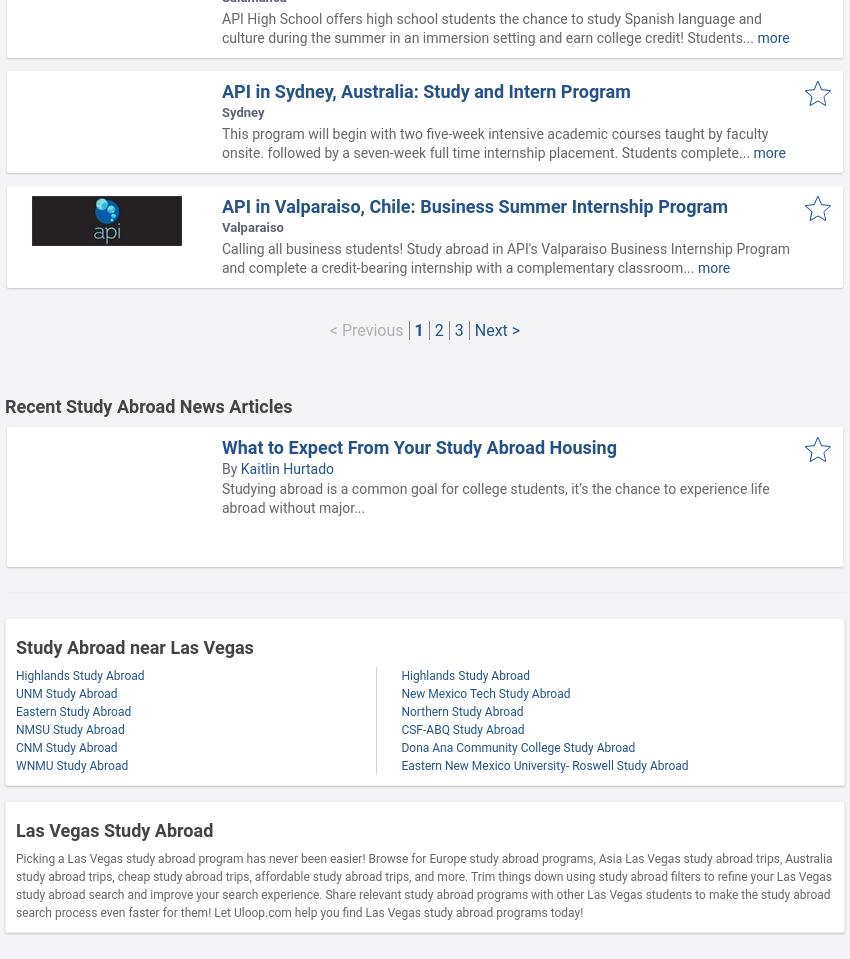 This screenshot has height=959, width=850. I want to click on '2', so click(437, 329).